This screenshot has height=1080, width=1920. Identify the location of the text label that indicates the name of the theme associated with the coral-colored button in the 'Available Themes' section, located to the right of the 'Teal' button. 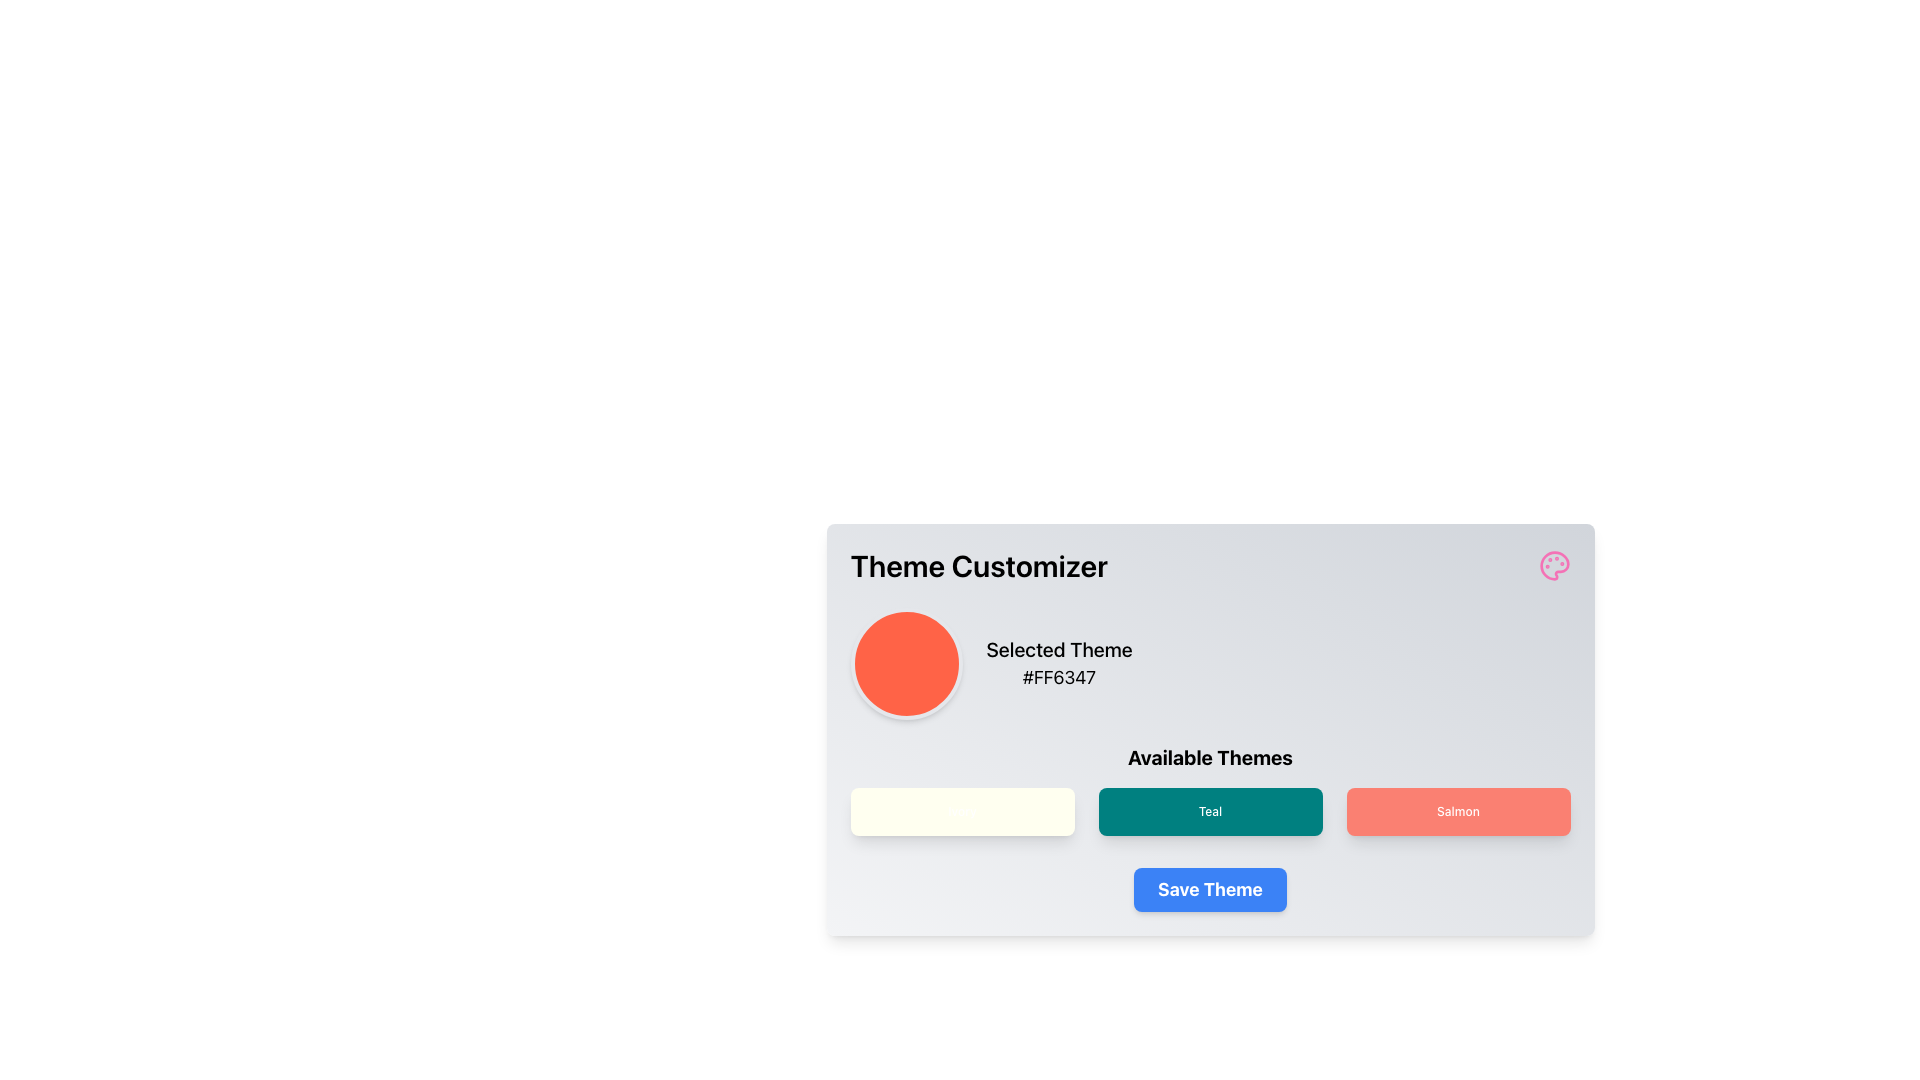
(1458, 812).